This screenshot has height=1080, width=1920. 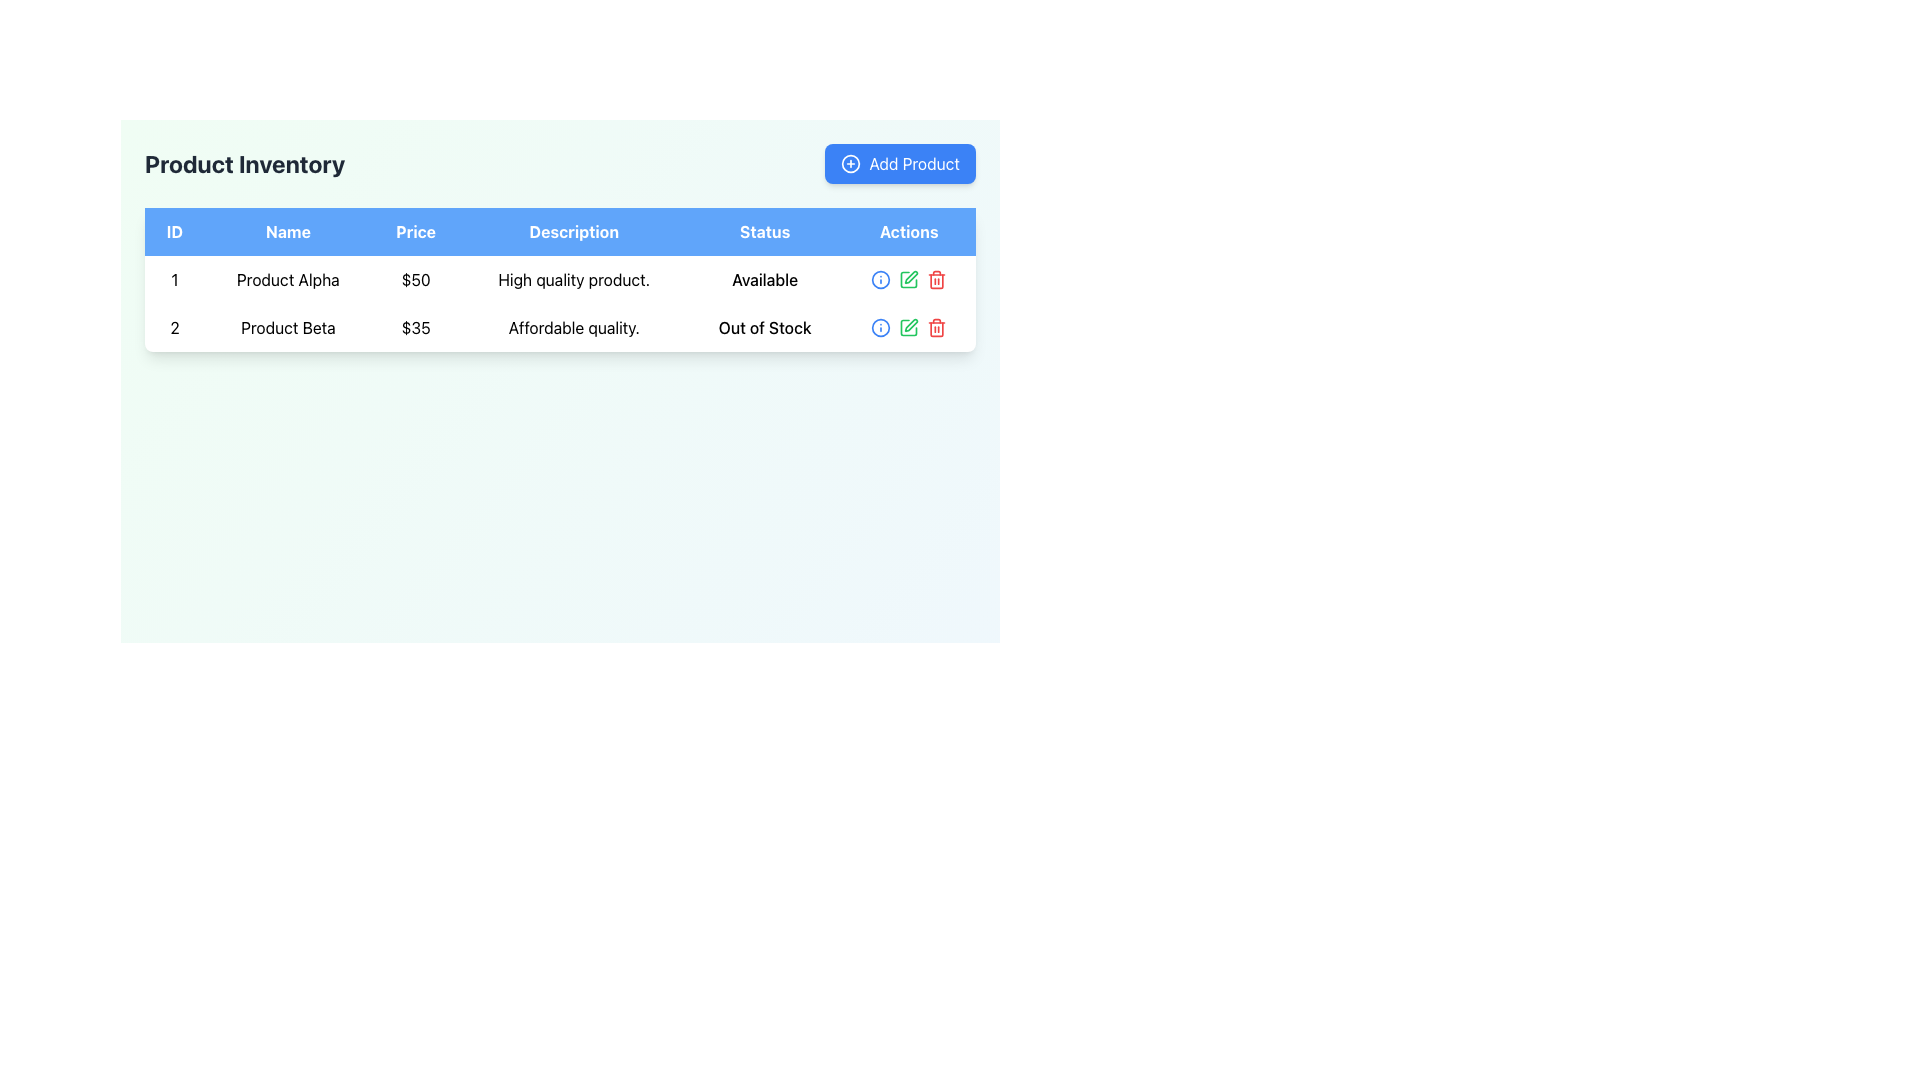 I want to click on the action button group in the first row of the 'Actions' column for 'Product Alpha', so click(x=908, y=280).